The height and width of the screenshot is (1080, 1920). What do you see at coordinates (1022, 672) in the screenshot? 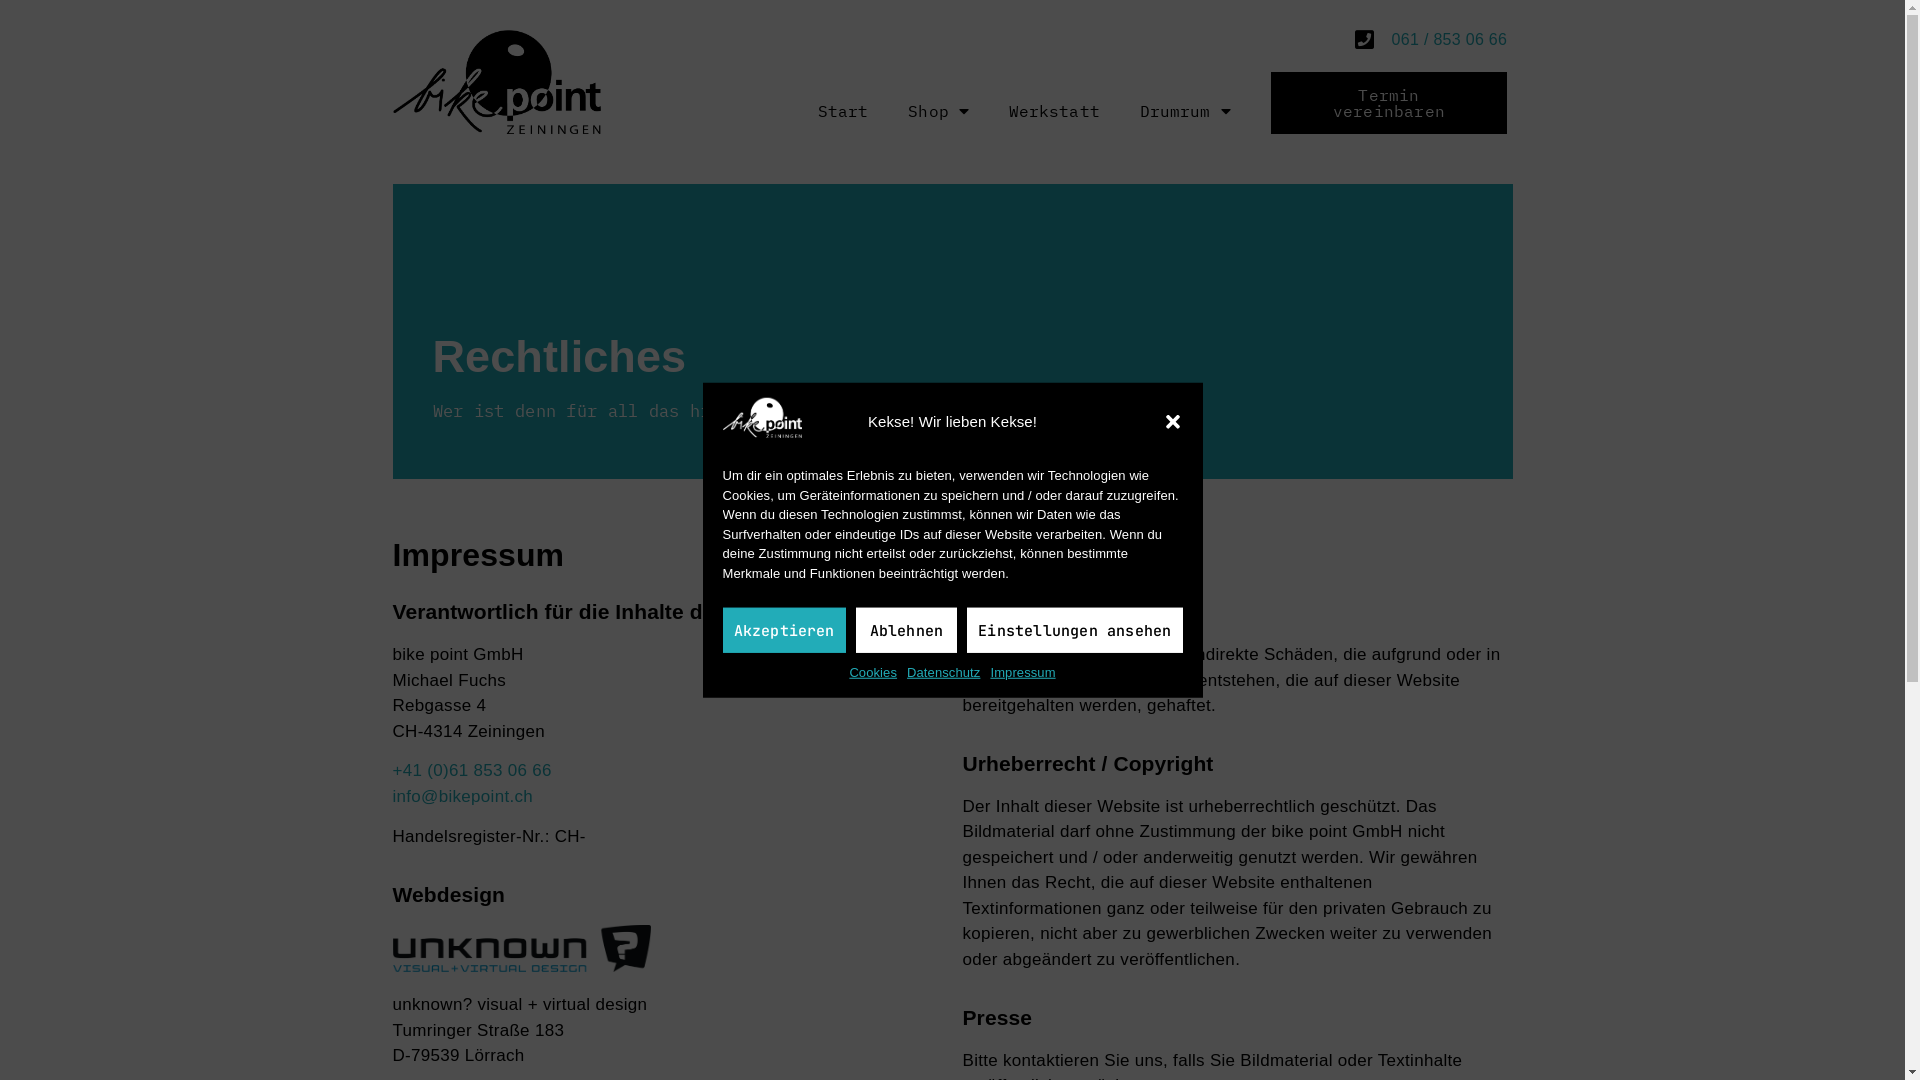
I see `'Impressum'` at bounding box center [1022, 672].